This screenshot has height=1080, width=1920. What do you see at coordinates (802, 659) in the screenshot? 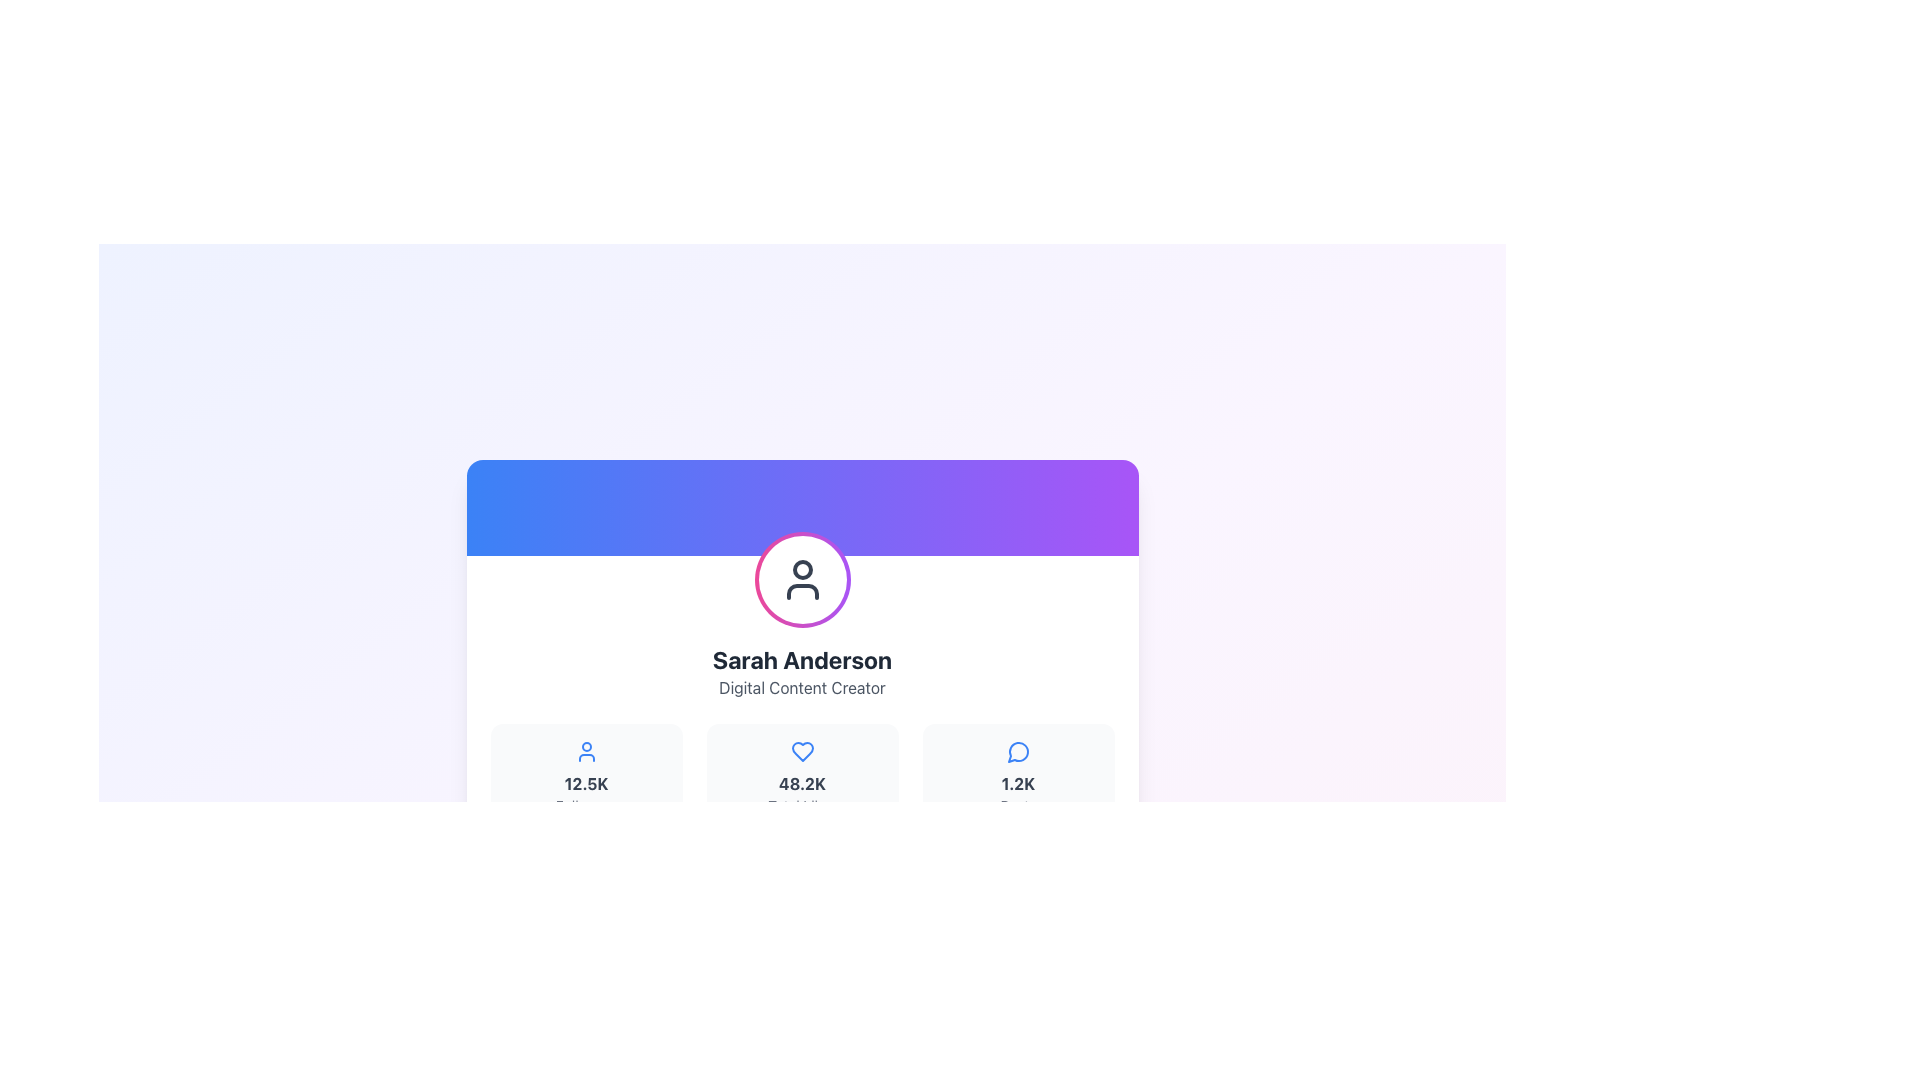
I see `the profile name text label located under the circular icon in the profile card` at bounding box center [802, 659].